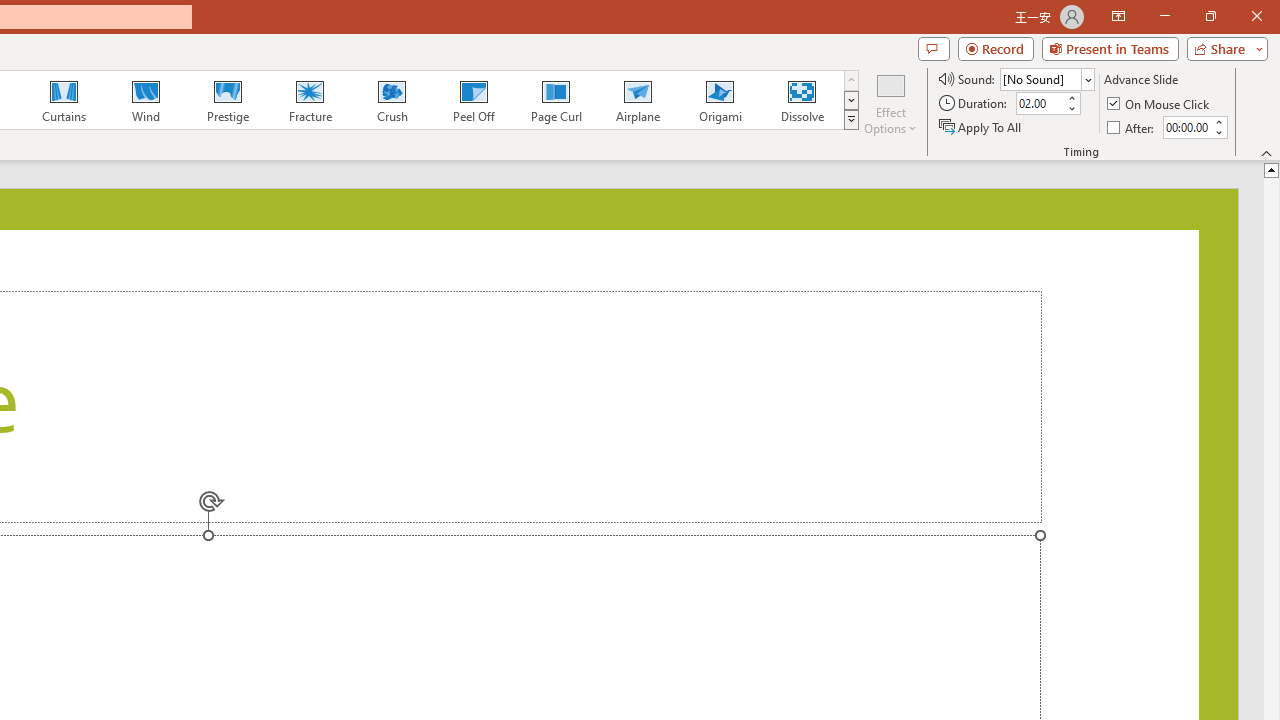 This screenshot has width=1280, height=720. What do you see at coordinates (1040, 103) in the screenshot?
I see `'Duration'` at bounding box center [1040, 103].